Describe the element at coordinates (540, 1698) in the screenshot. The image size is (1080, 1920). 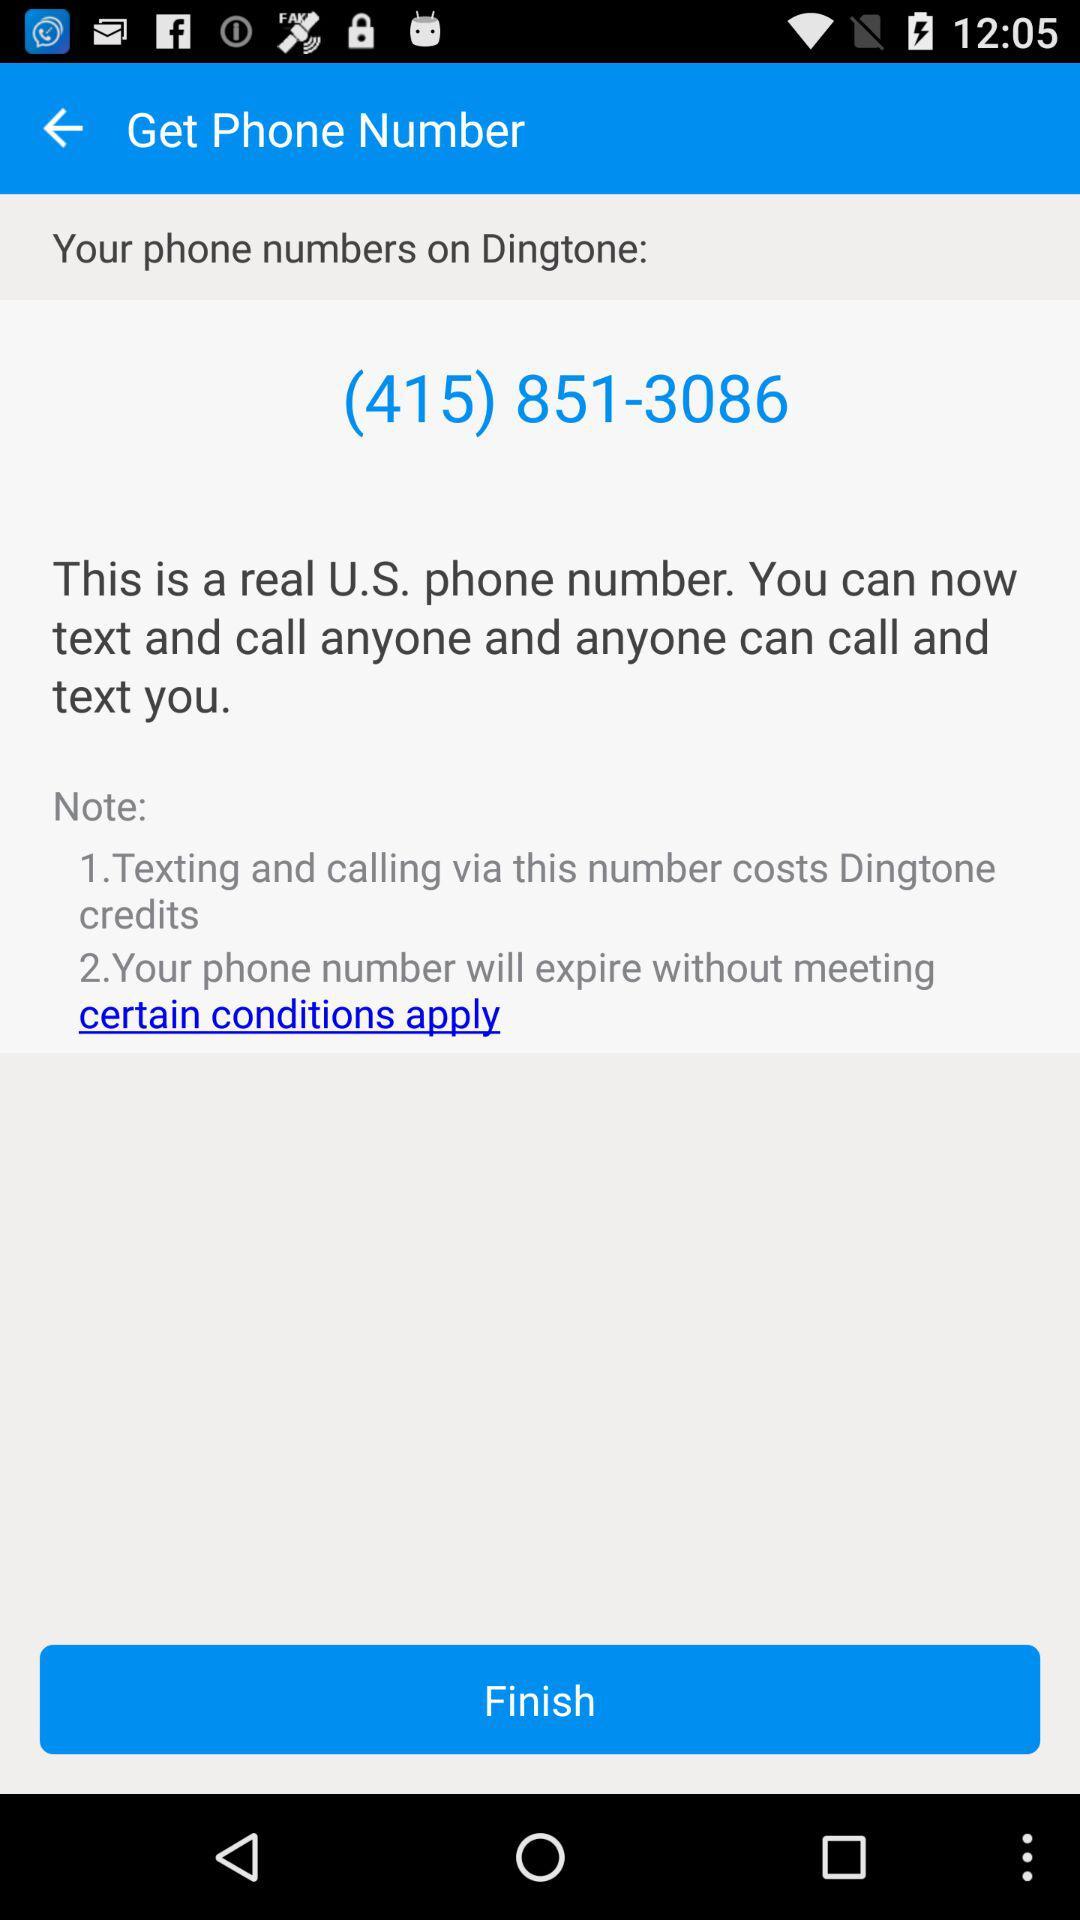
I see `finish icon` at that location.